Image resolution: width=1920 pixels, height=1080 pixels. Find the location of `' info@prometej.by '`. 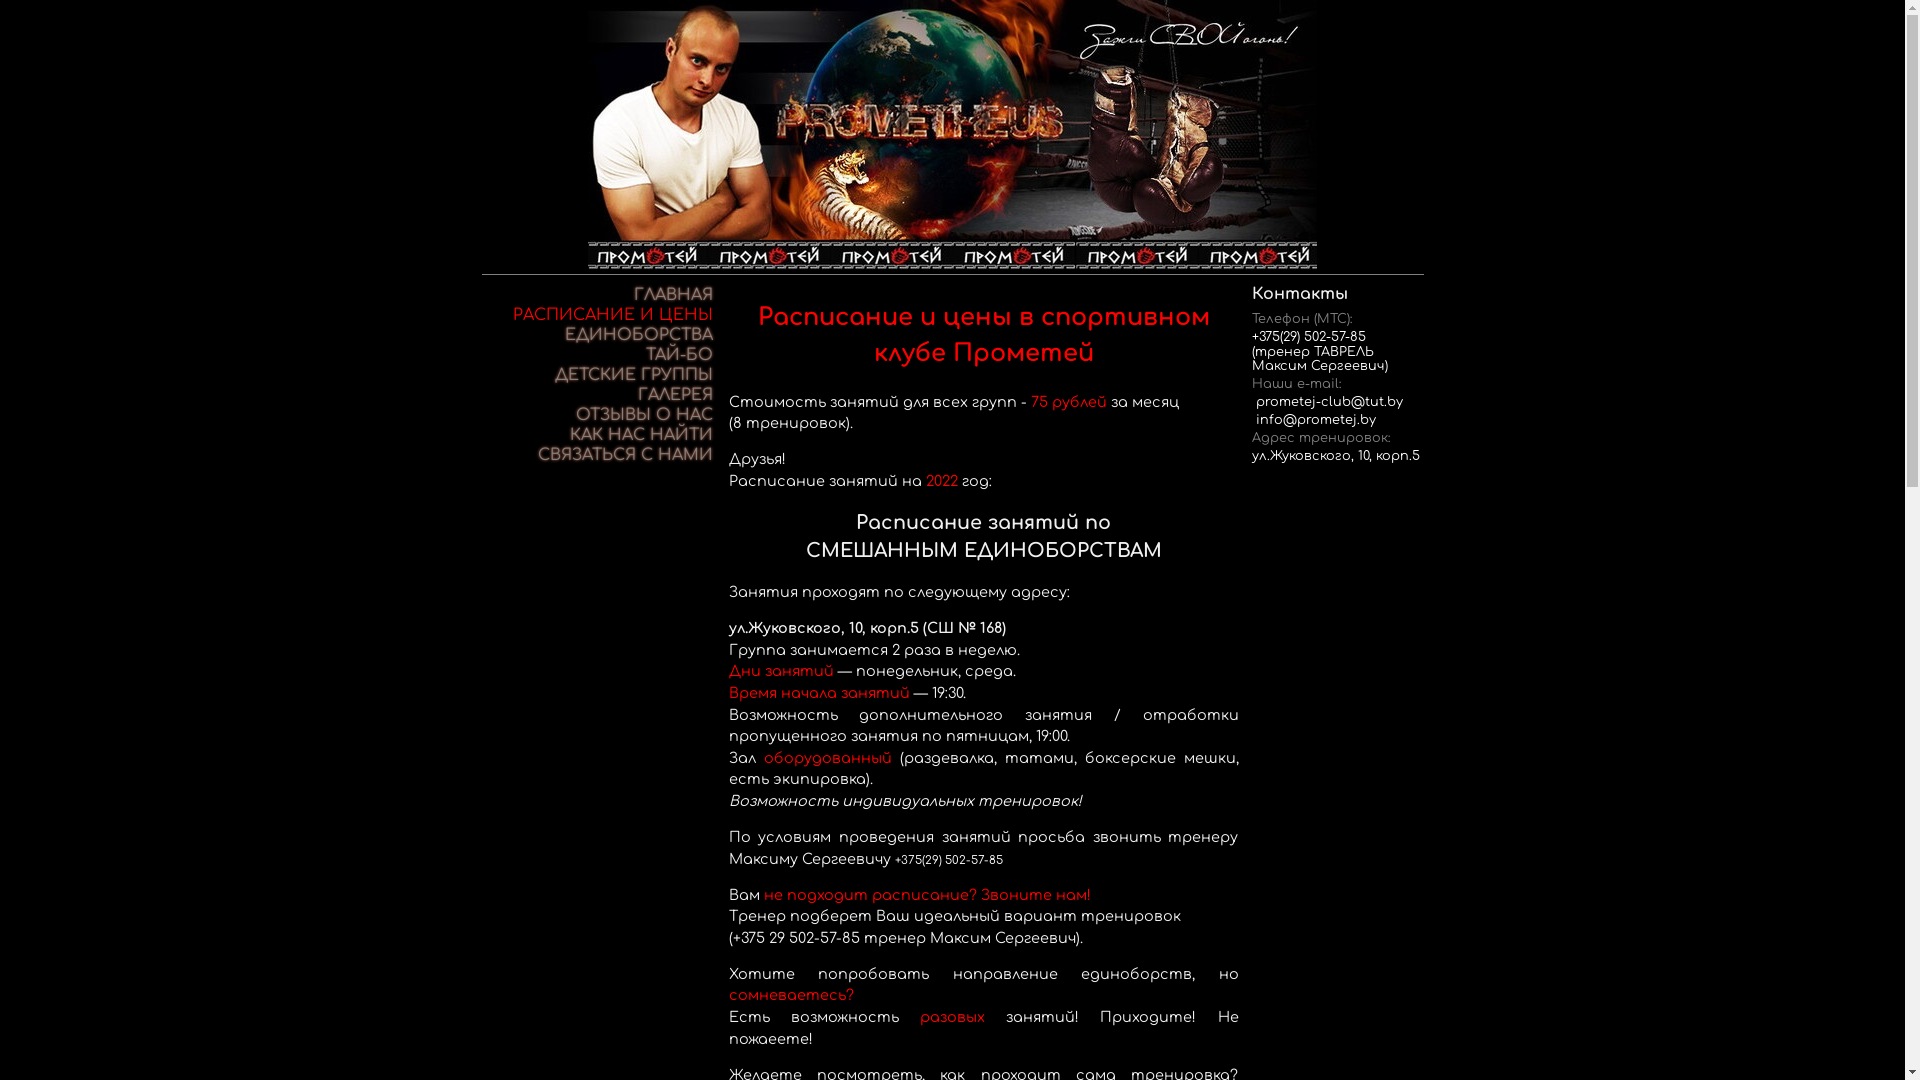

' info@prometej.by ' is located at coordinates (1315, 419).